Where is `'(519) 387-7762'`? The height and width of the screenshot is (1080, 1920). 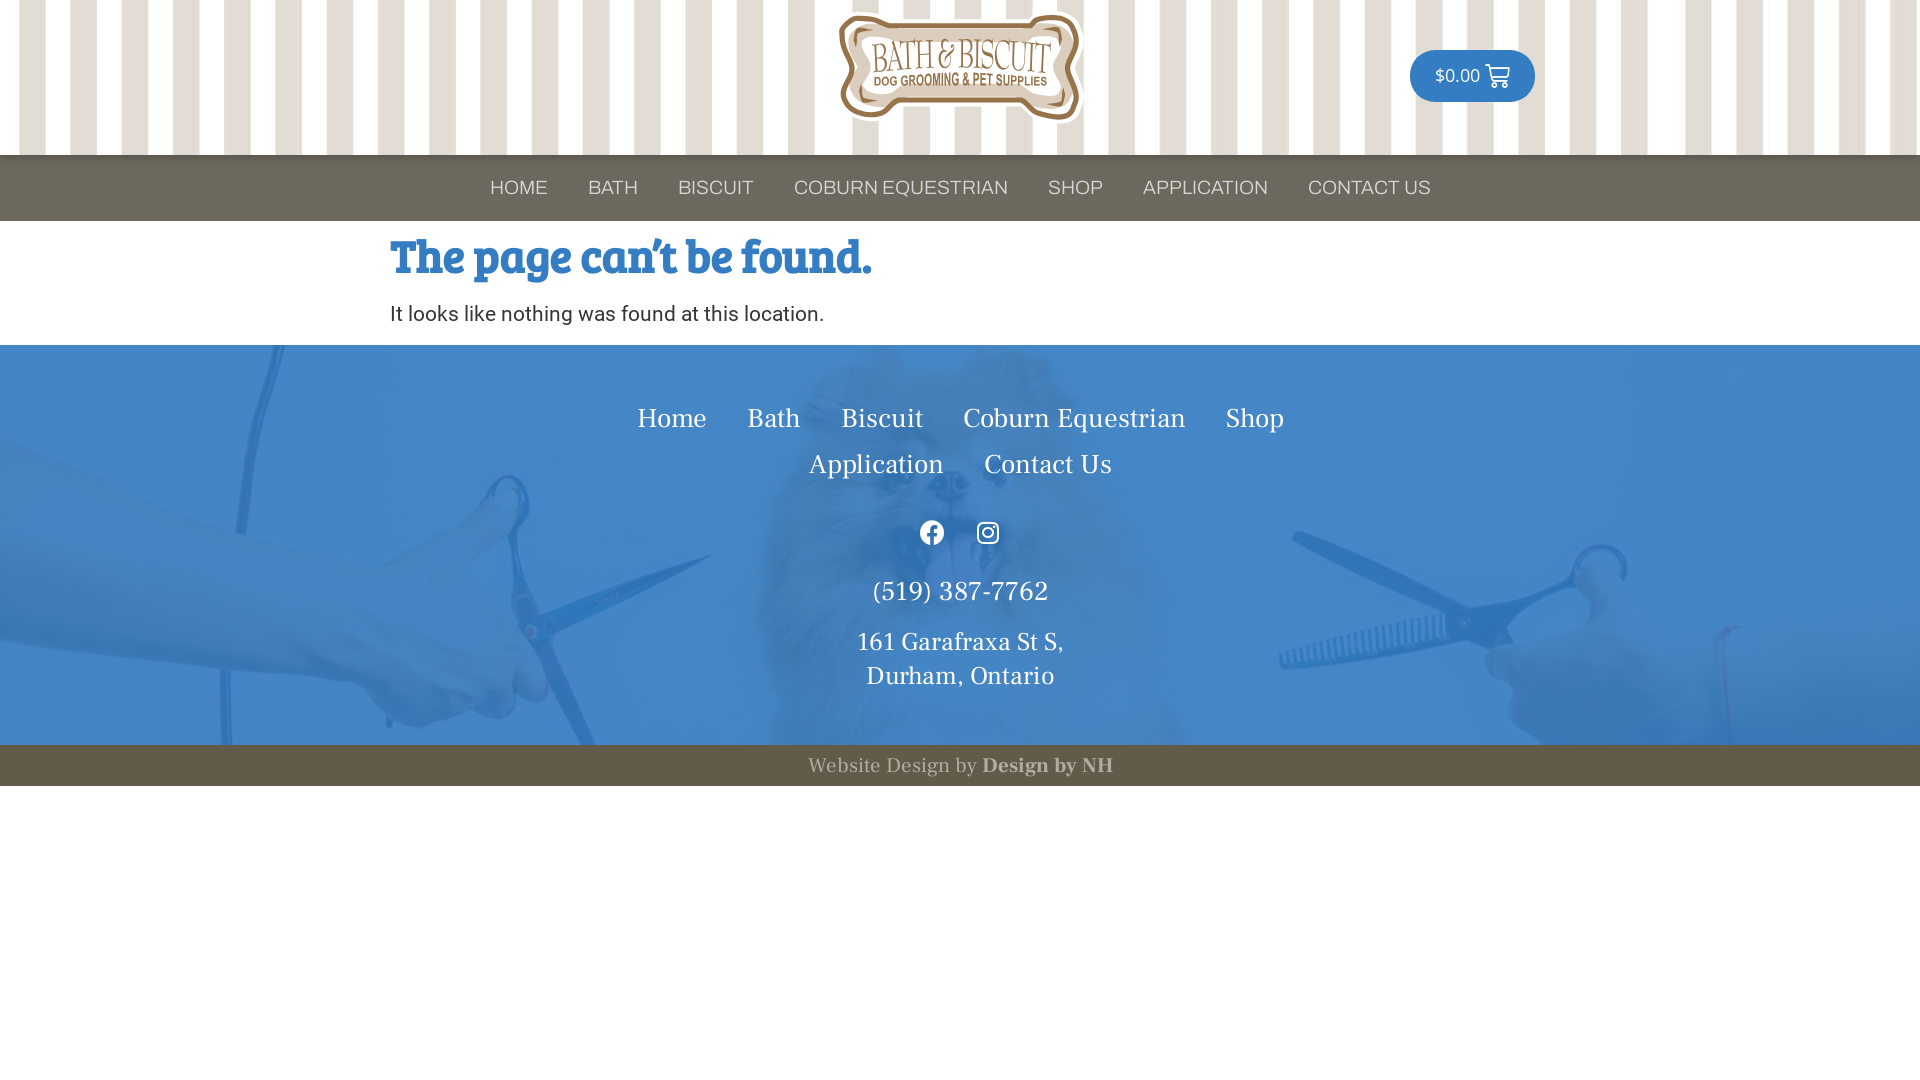 '(519) 387-7762' is located at coordinates (960, 590).